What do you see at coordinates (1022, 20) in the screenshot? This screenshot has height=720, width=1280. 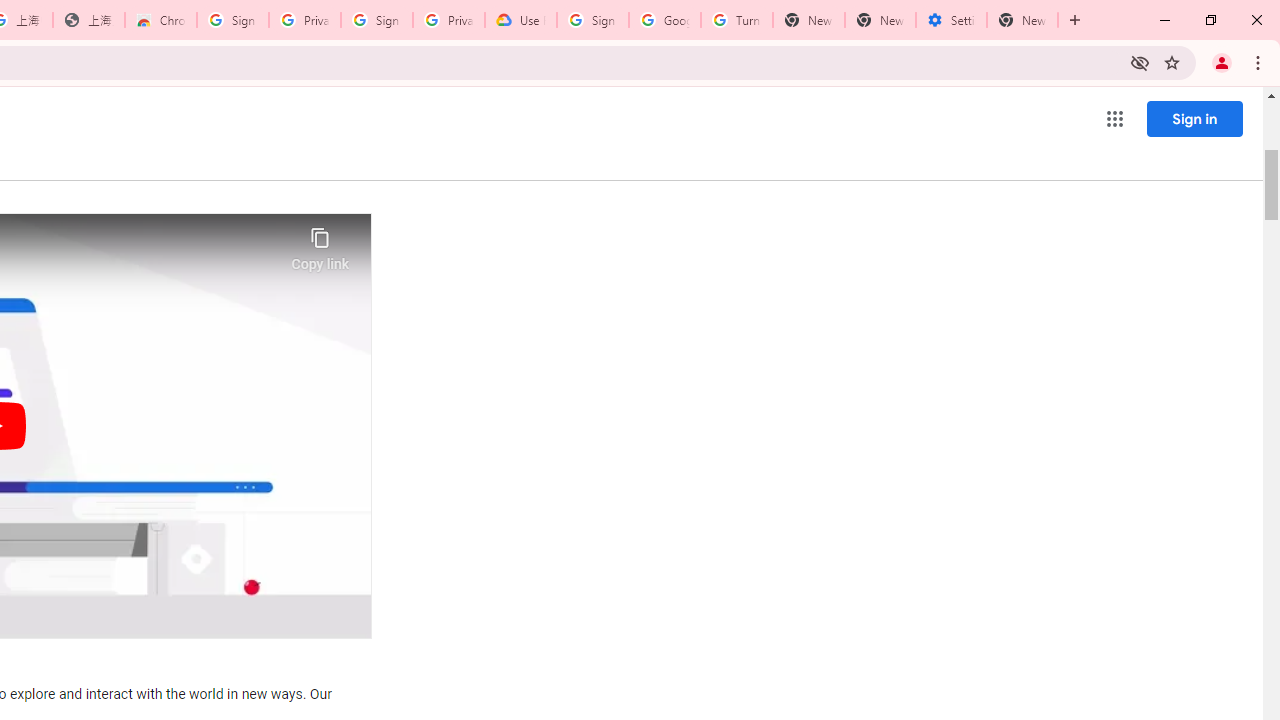 I see `'New Tab'` at bounding box center [1022, 20].